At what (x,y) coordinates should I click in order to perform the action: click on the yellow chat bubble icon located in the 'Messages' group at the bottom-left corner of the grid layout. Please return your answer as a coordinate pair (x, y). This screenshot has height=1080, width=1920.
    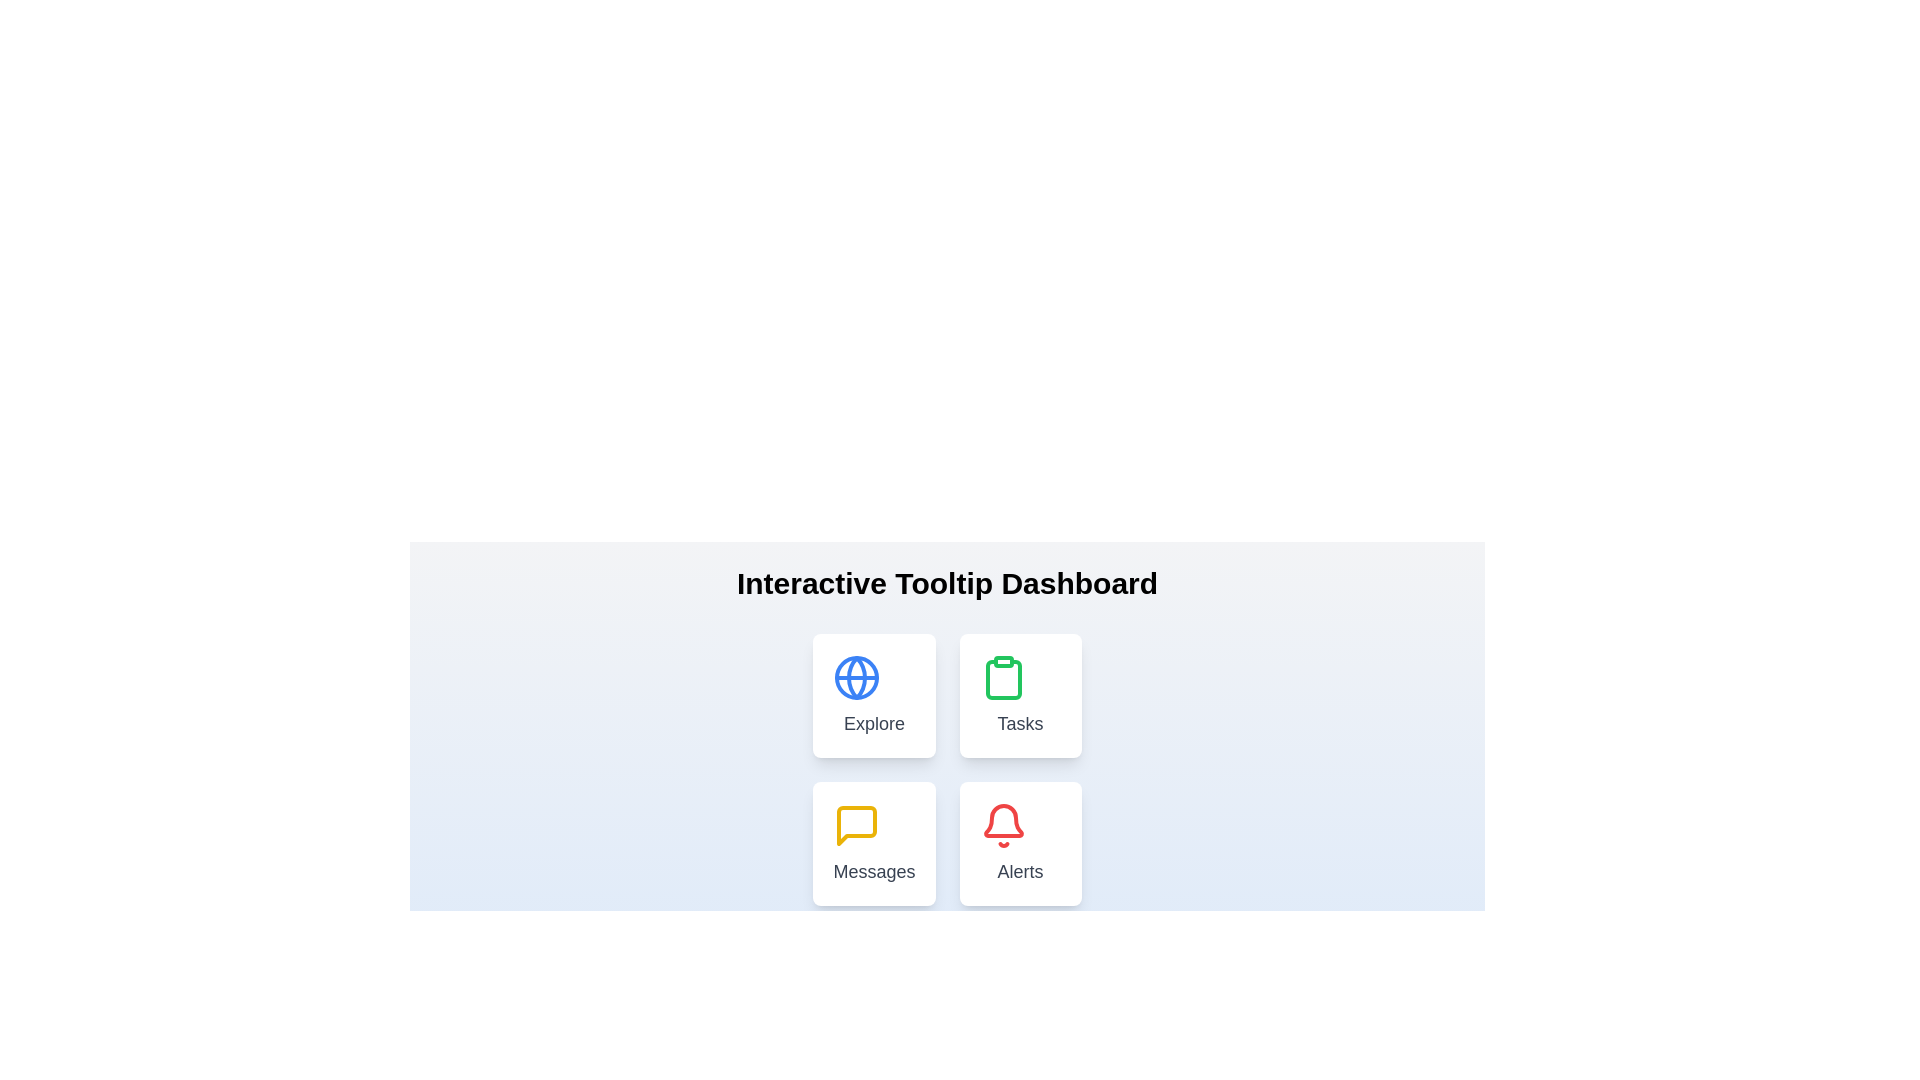
    Looking at the image, I should click on (857, 825).